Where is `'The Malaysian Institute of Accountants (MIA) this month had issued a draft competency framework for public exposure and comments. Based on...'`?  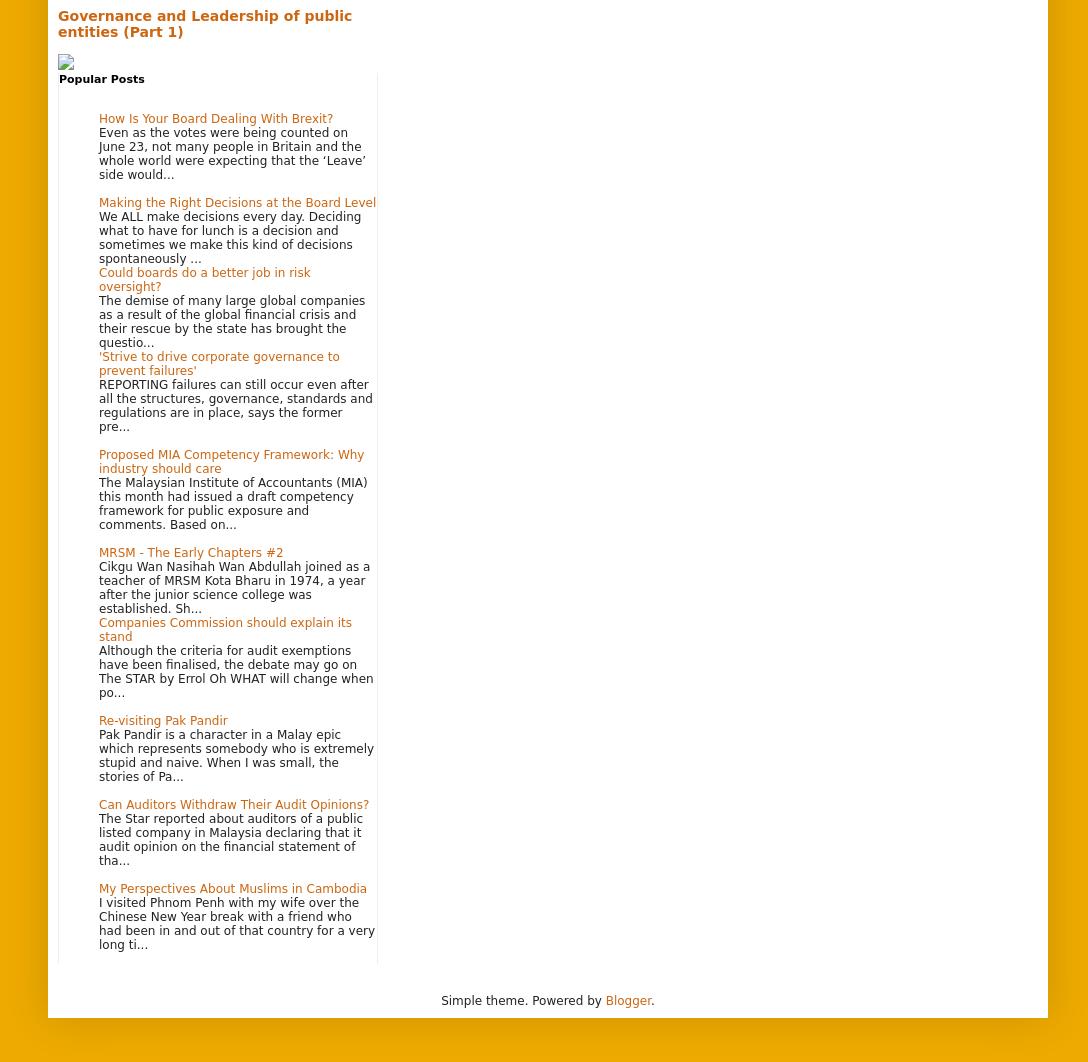 'The Malaysian Institute of Accountants (MIA) this month had issued a draft competency framework for public exposure and comments. Based on...' is located at coordinates (232, 501).